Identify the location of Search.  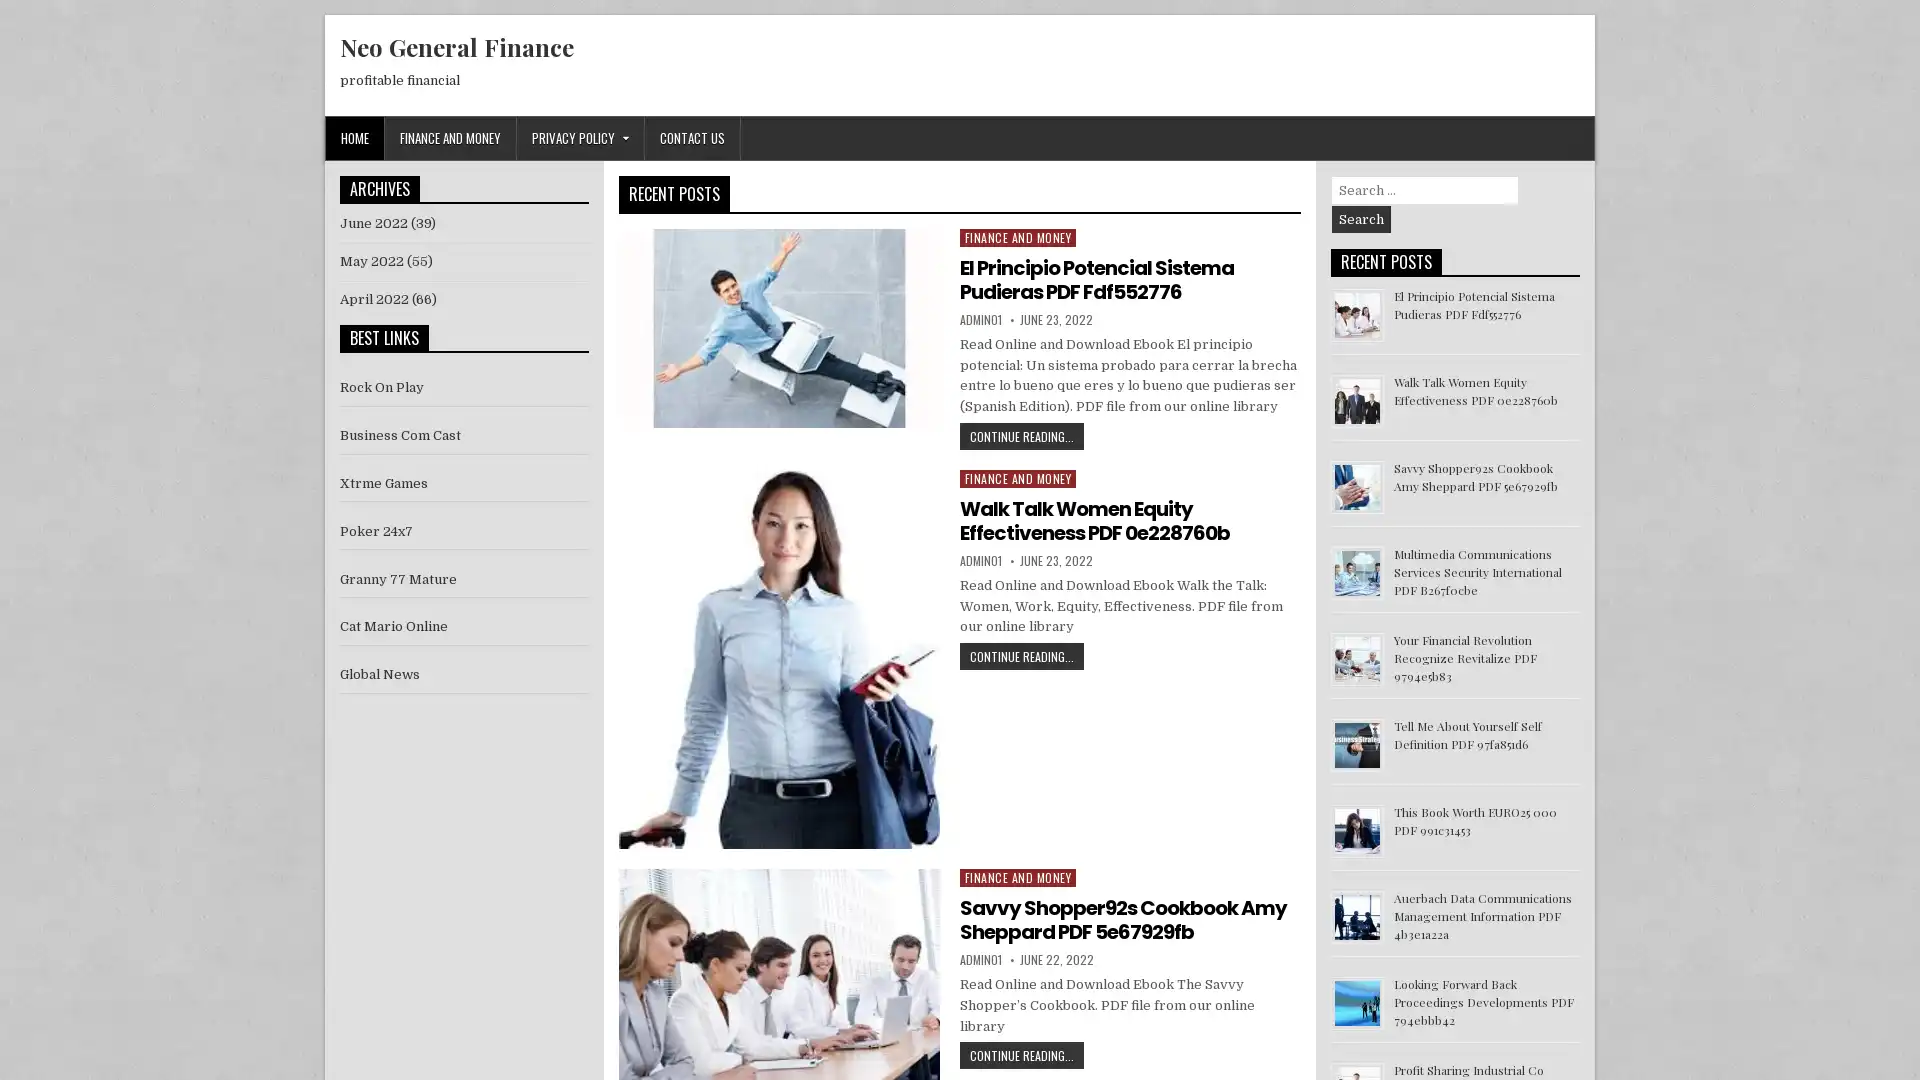
(1360, 219).